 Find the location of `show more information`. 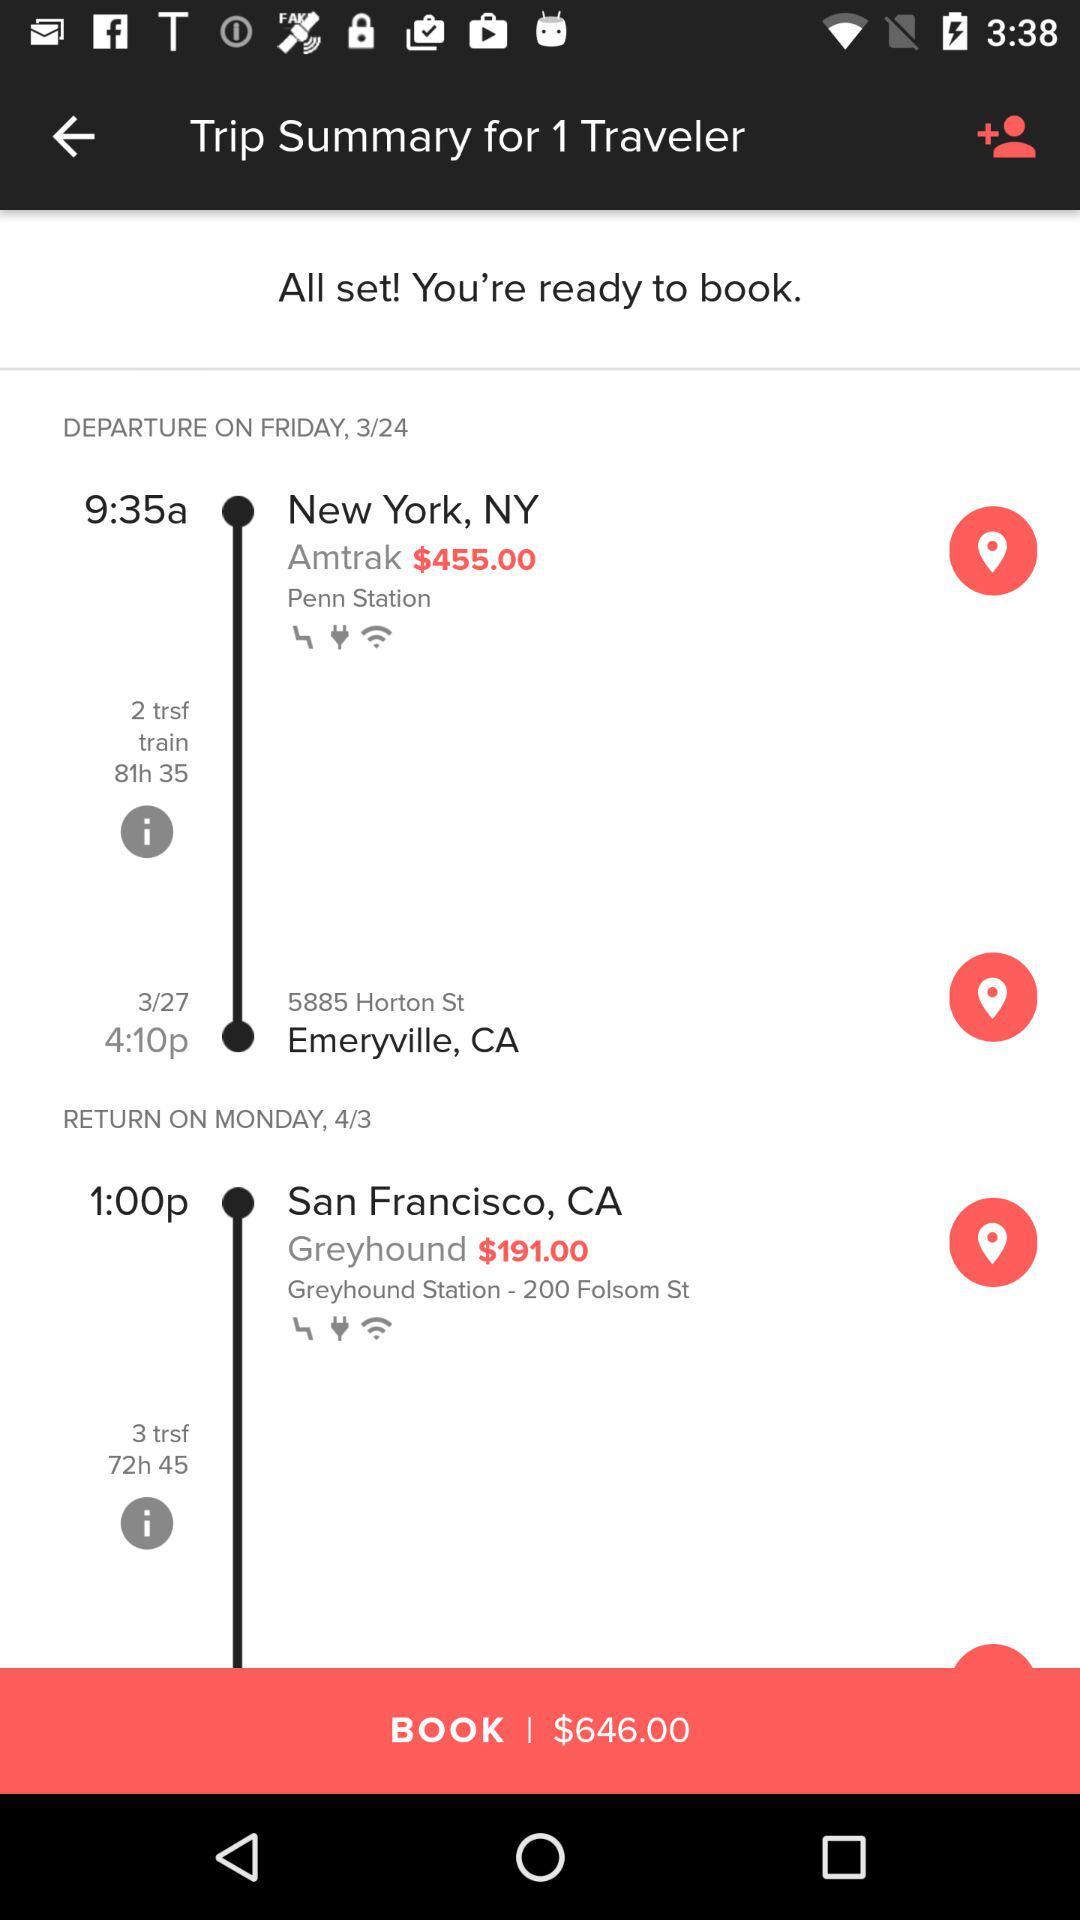

show more information is located at coordinates (145, 831).